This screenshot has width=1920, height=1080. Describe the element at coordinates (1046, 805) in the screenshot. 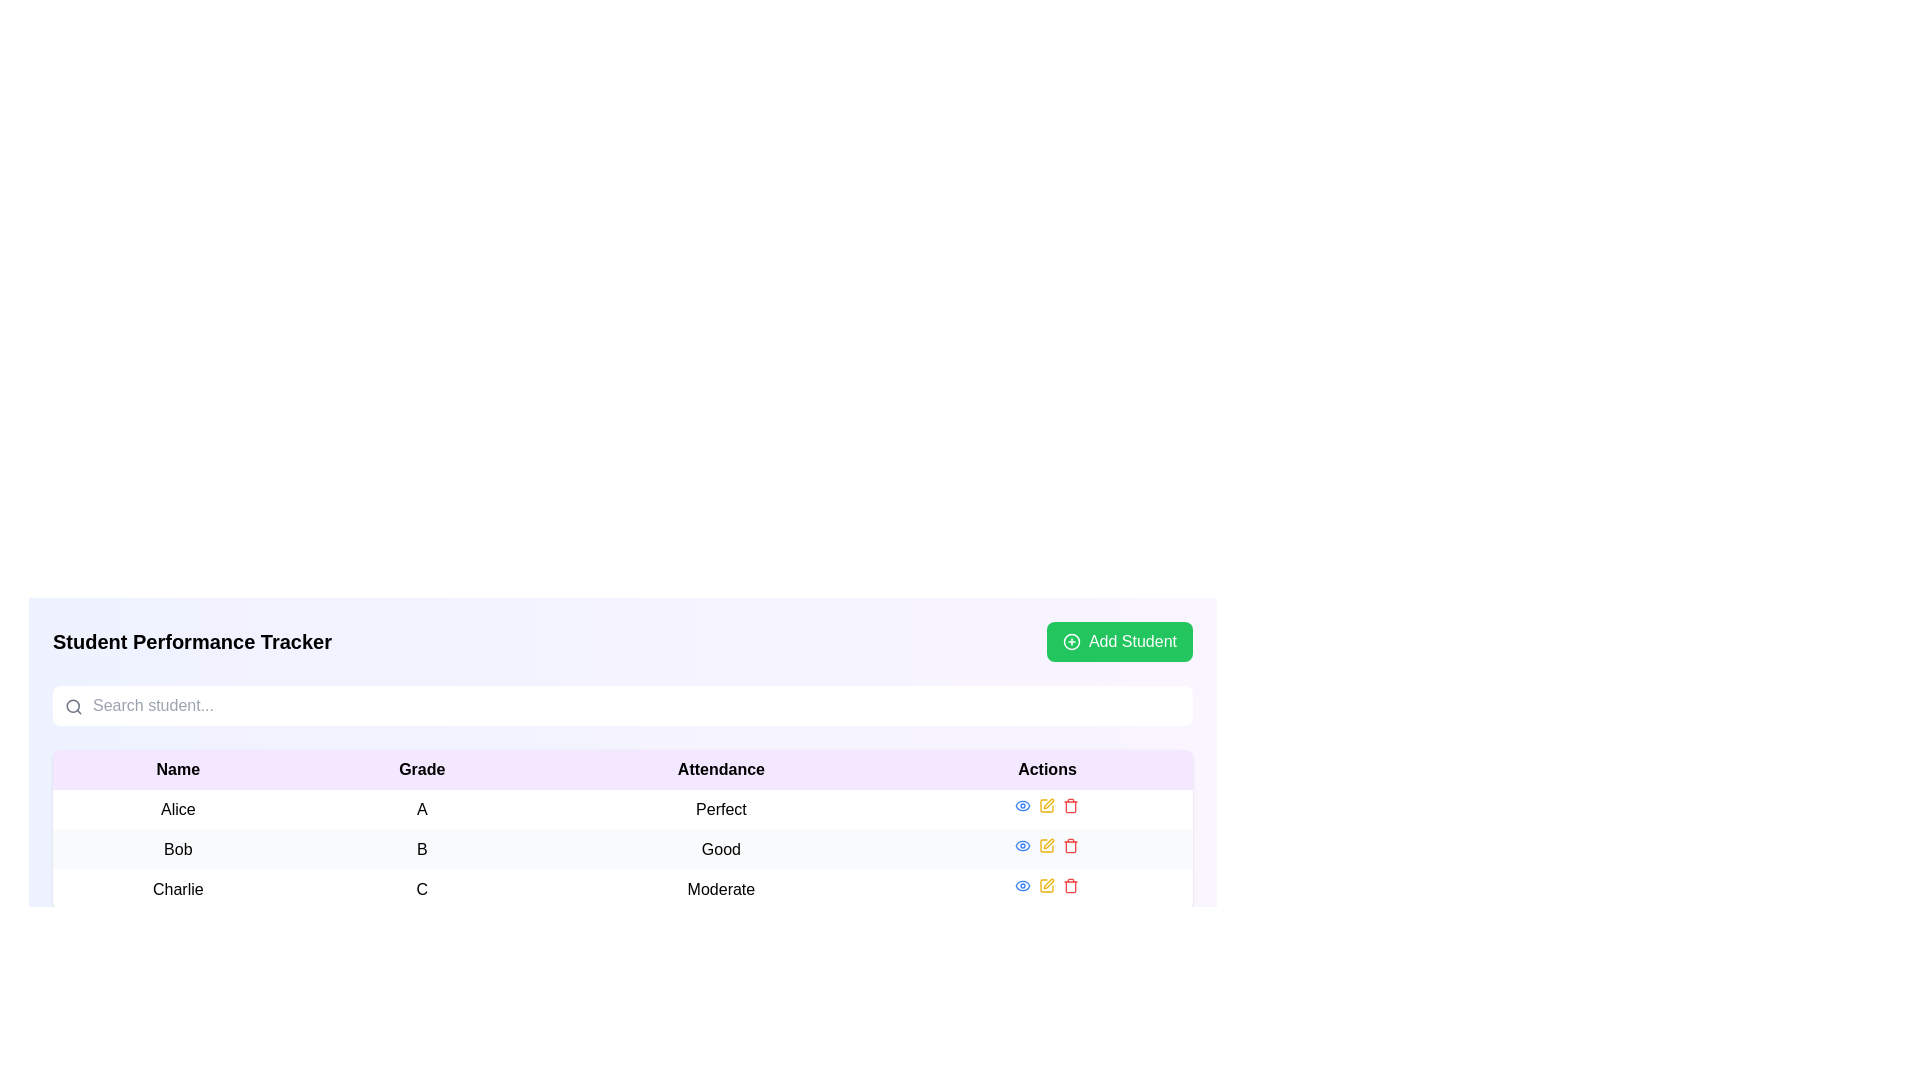

I see `the Row action controls element in the 'Actions' column for the entry 'Alice' with attendance status 'Perfect'` at that location.